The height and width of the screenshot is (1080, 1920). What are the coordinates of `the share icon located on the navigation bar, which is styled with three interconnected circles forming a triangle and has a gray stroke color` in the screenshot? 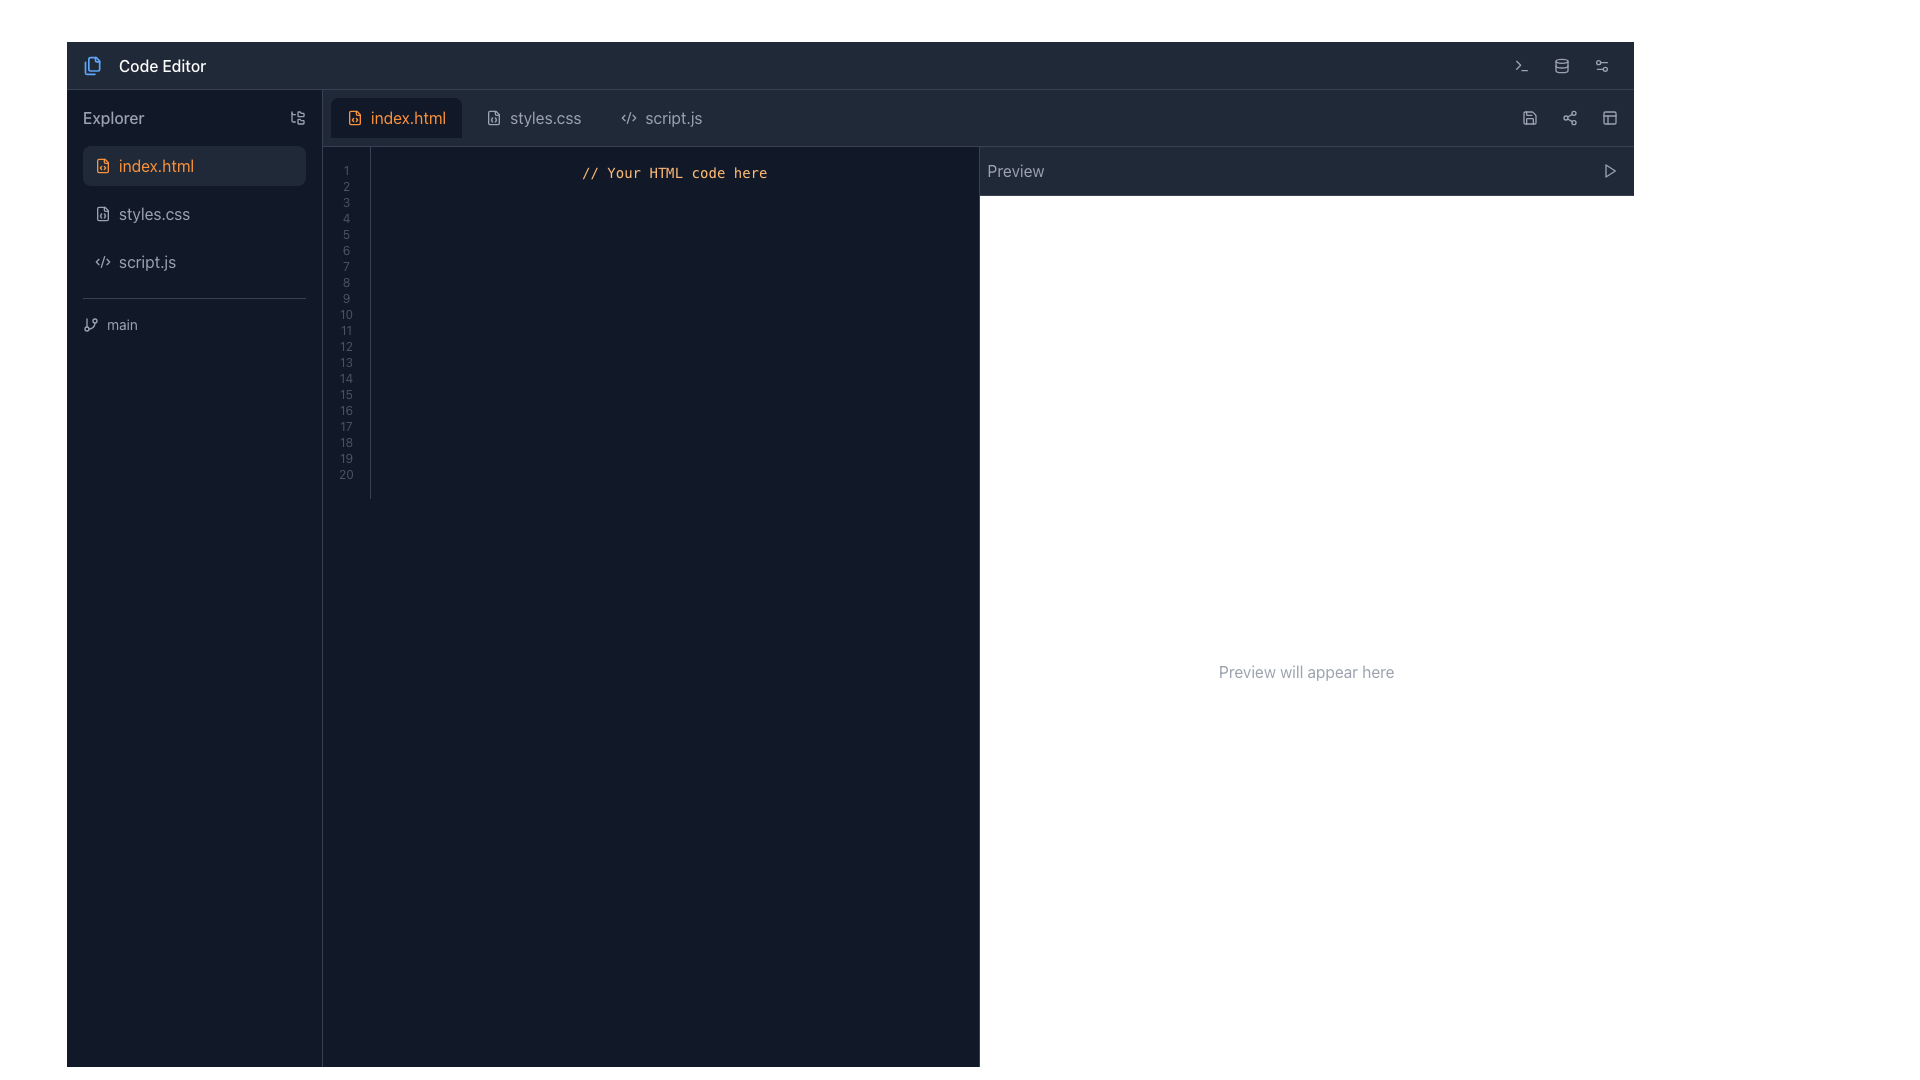 It's located at (1568, 118).